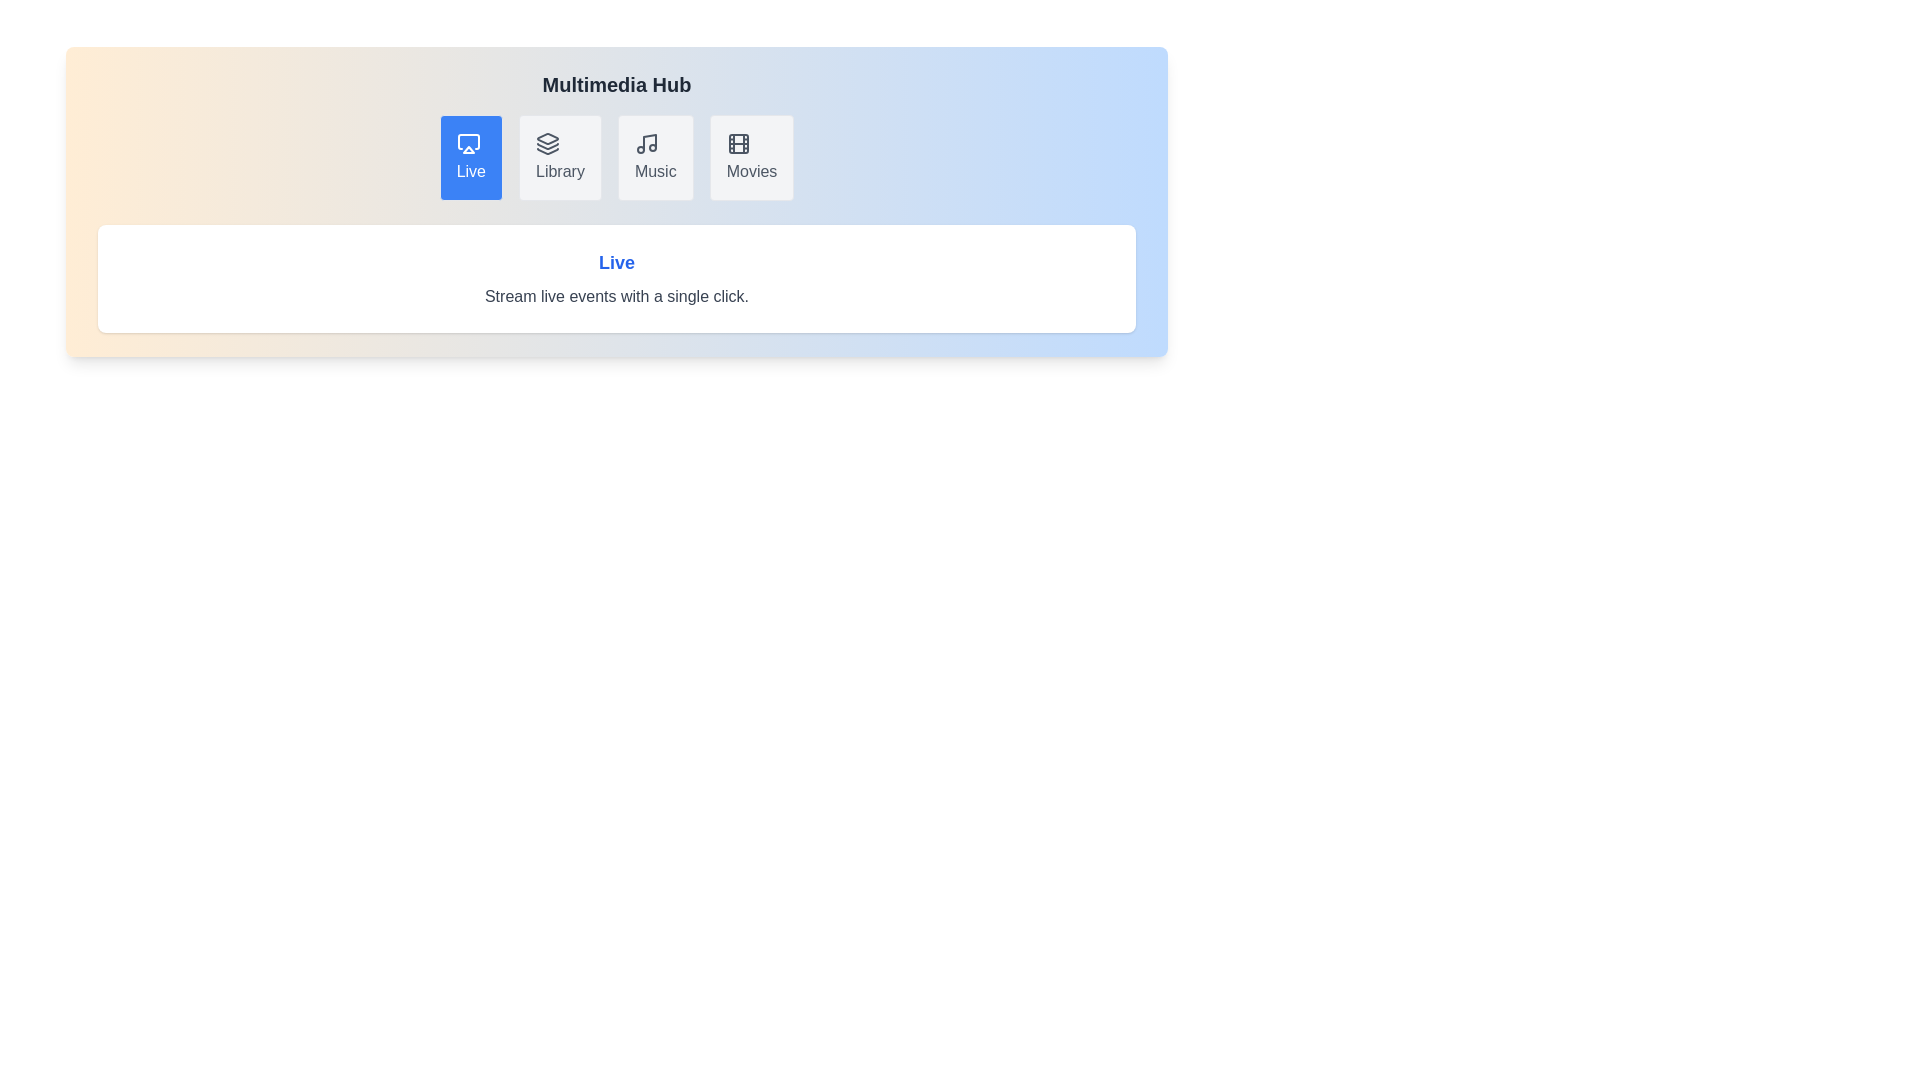  Describe the element at coordinates (560, 157) in the screenshot. I see `the tab labeled Library to view its content` at that location.